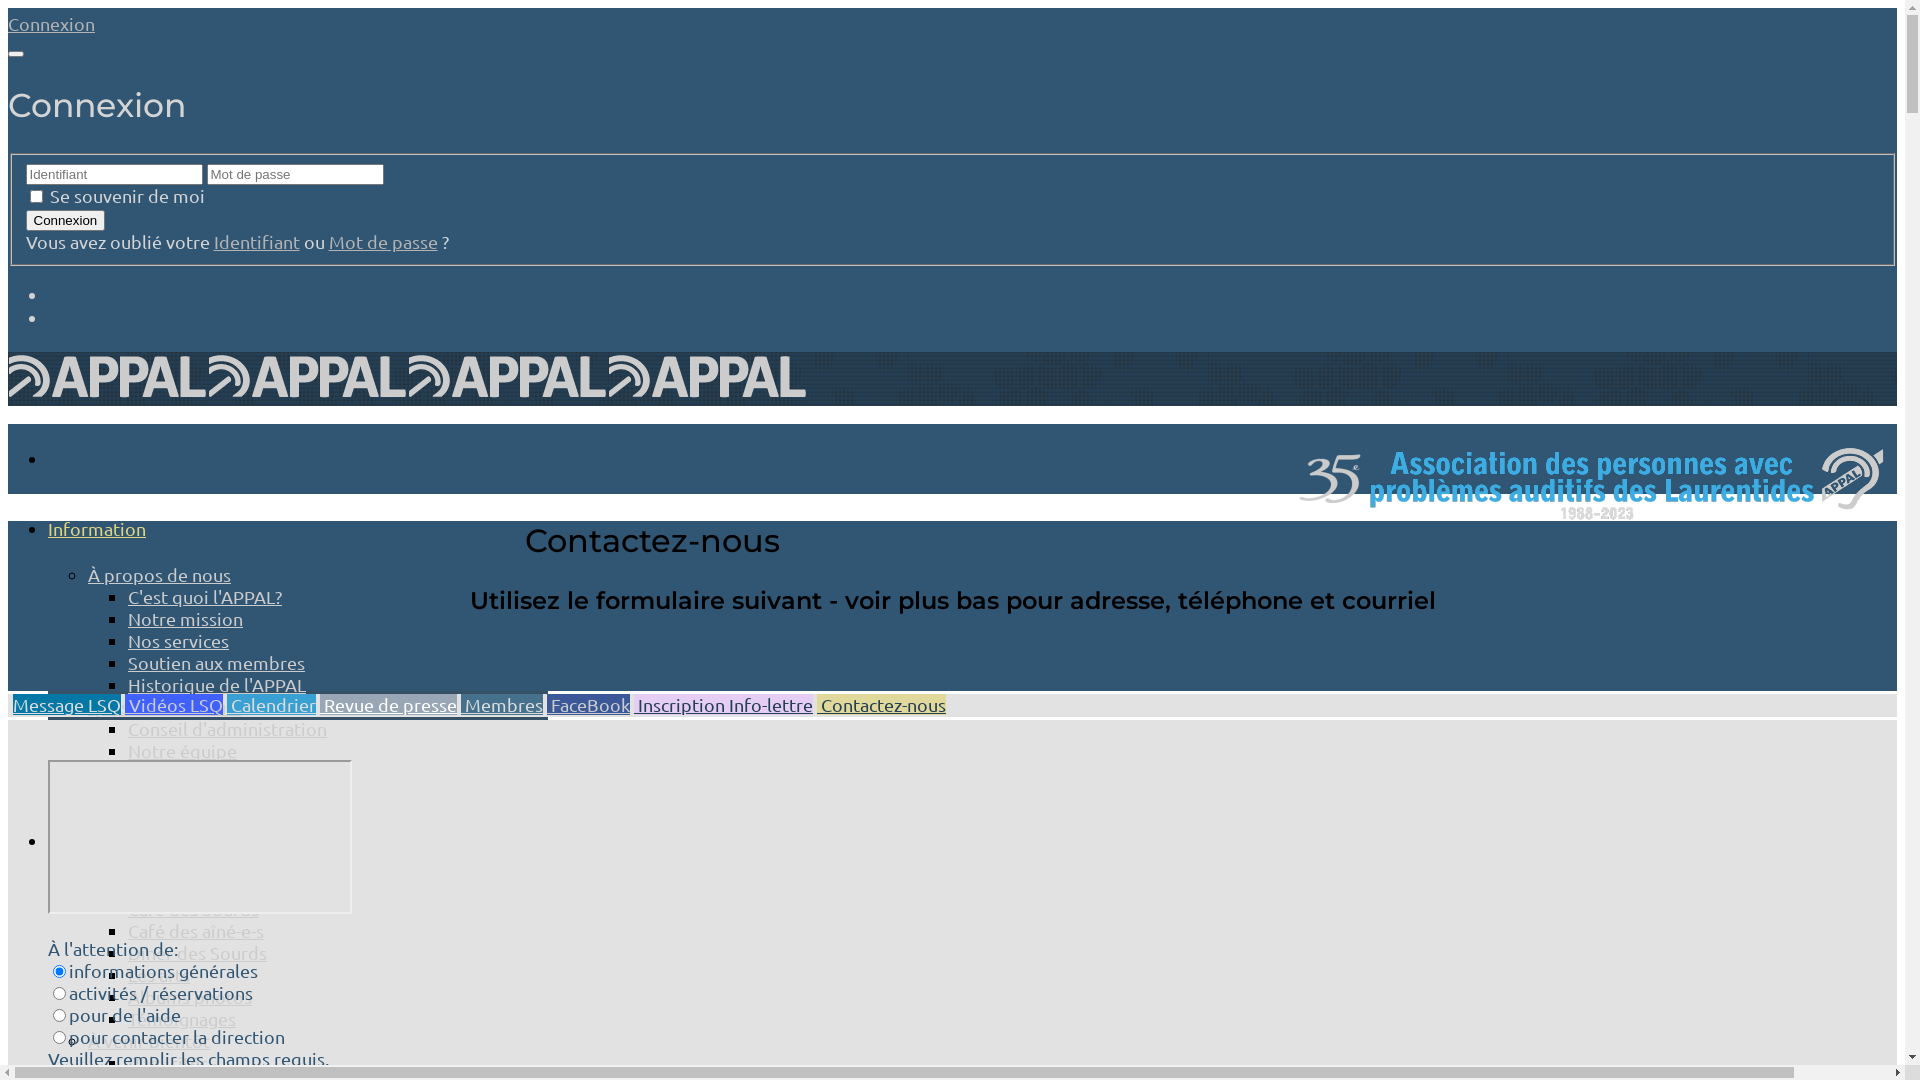 The image size is (1920, 1080). I want to click on 'Inscription Info-lettre', so click(722, 703).